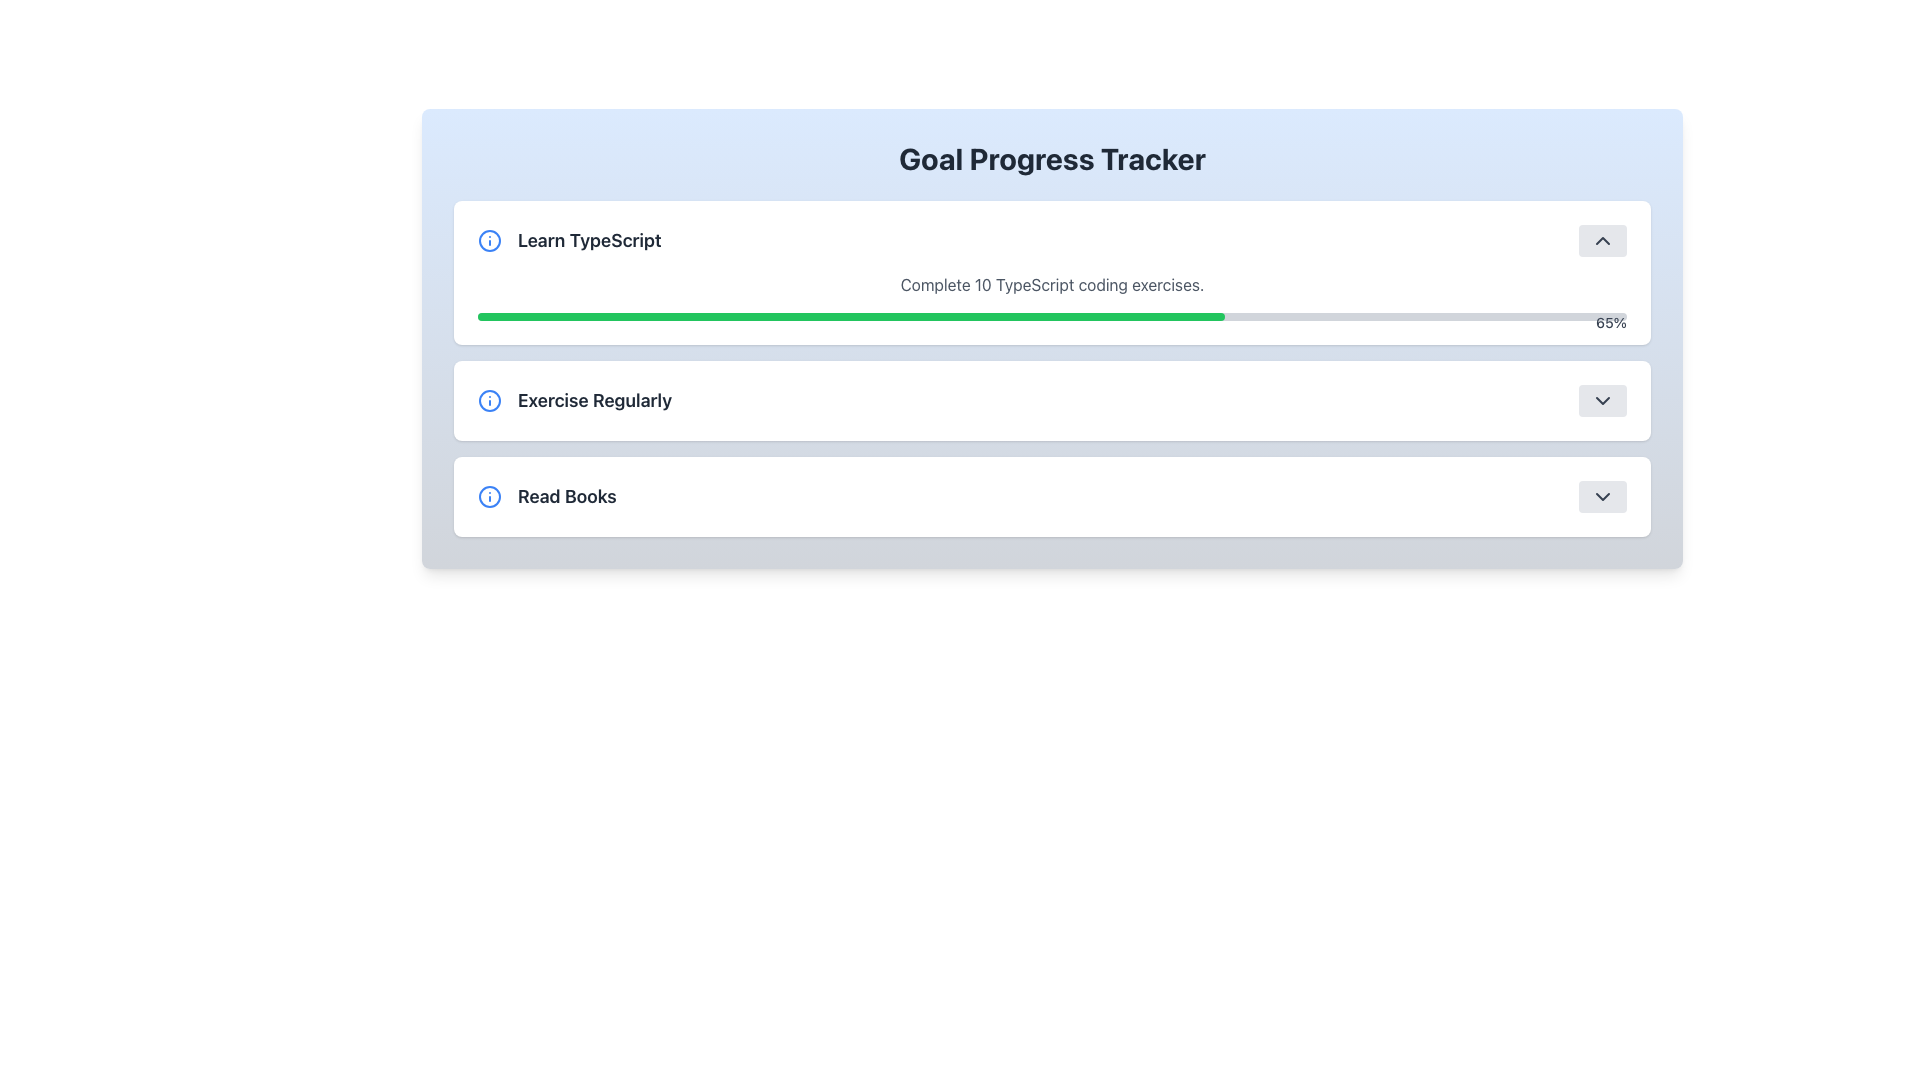  Describe the element at coordinates (1603, 239) in the screenshot. I see `the icon button located on the rightmost side of the 'Learn TypeScript' section` at that location.